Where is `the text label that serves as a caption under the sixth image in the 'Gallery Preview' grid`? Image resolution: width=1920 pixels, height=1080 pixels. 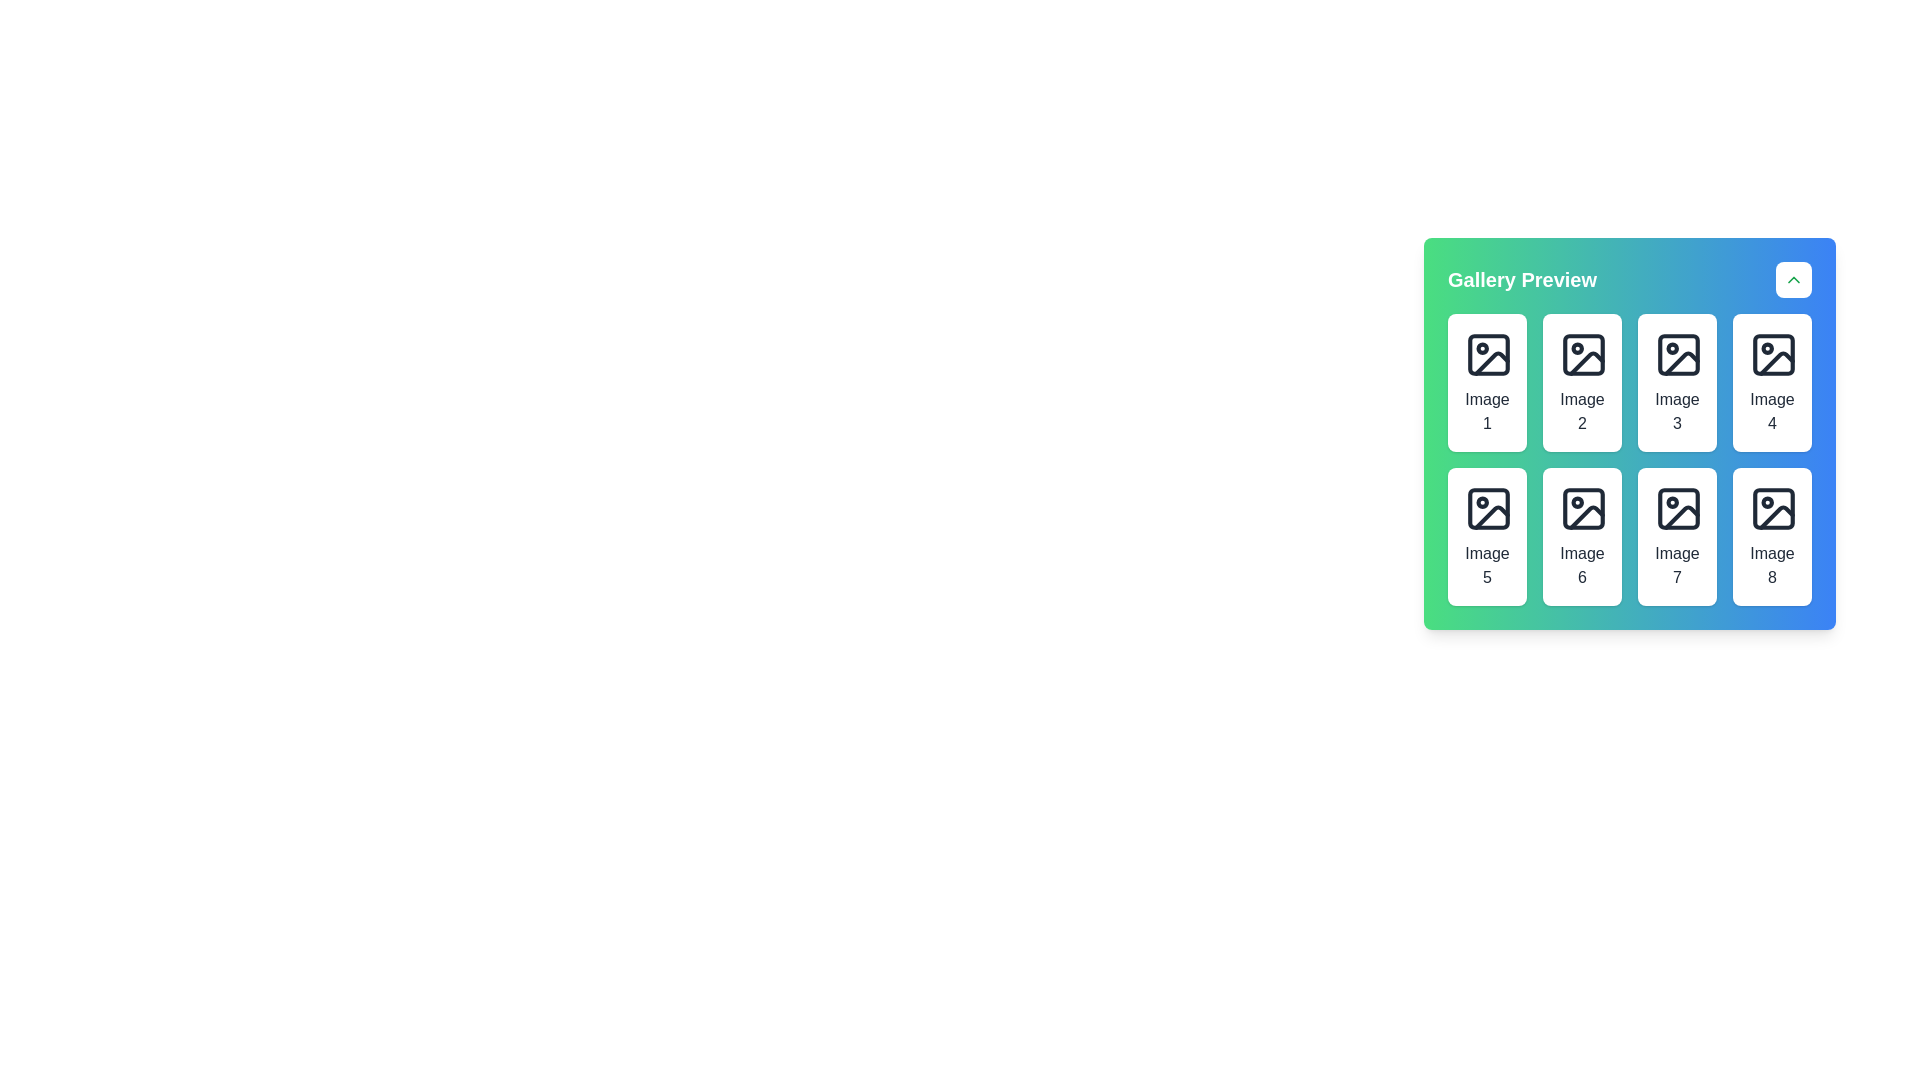
the text label that serves as a caption under the sixth image in the 'Gallery Preview' grid is located at coordinates (1581, 566).